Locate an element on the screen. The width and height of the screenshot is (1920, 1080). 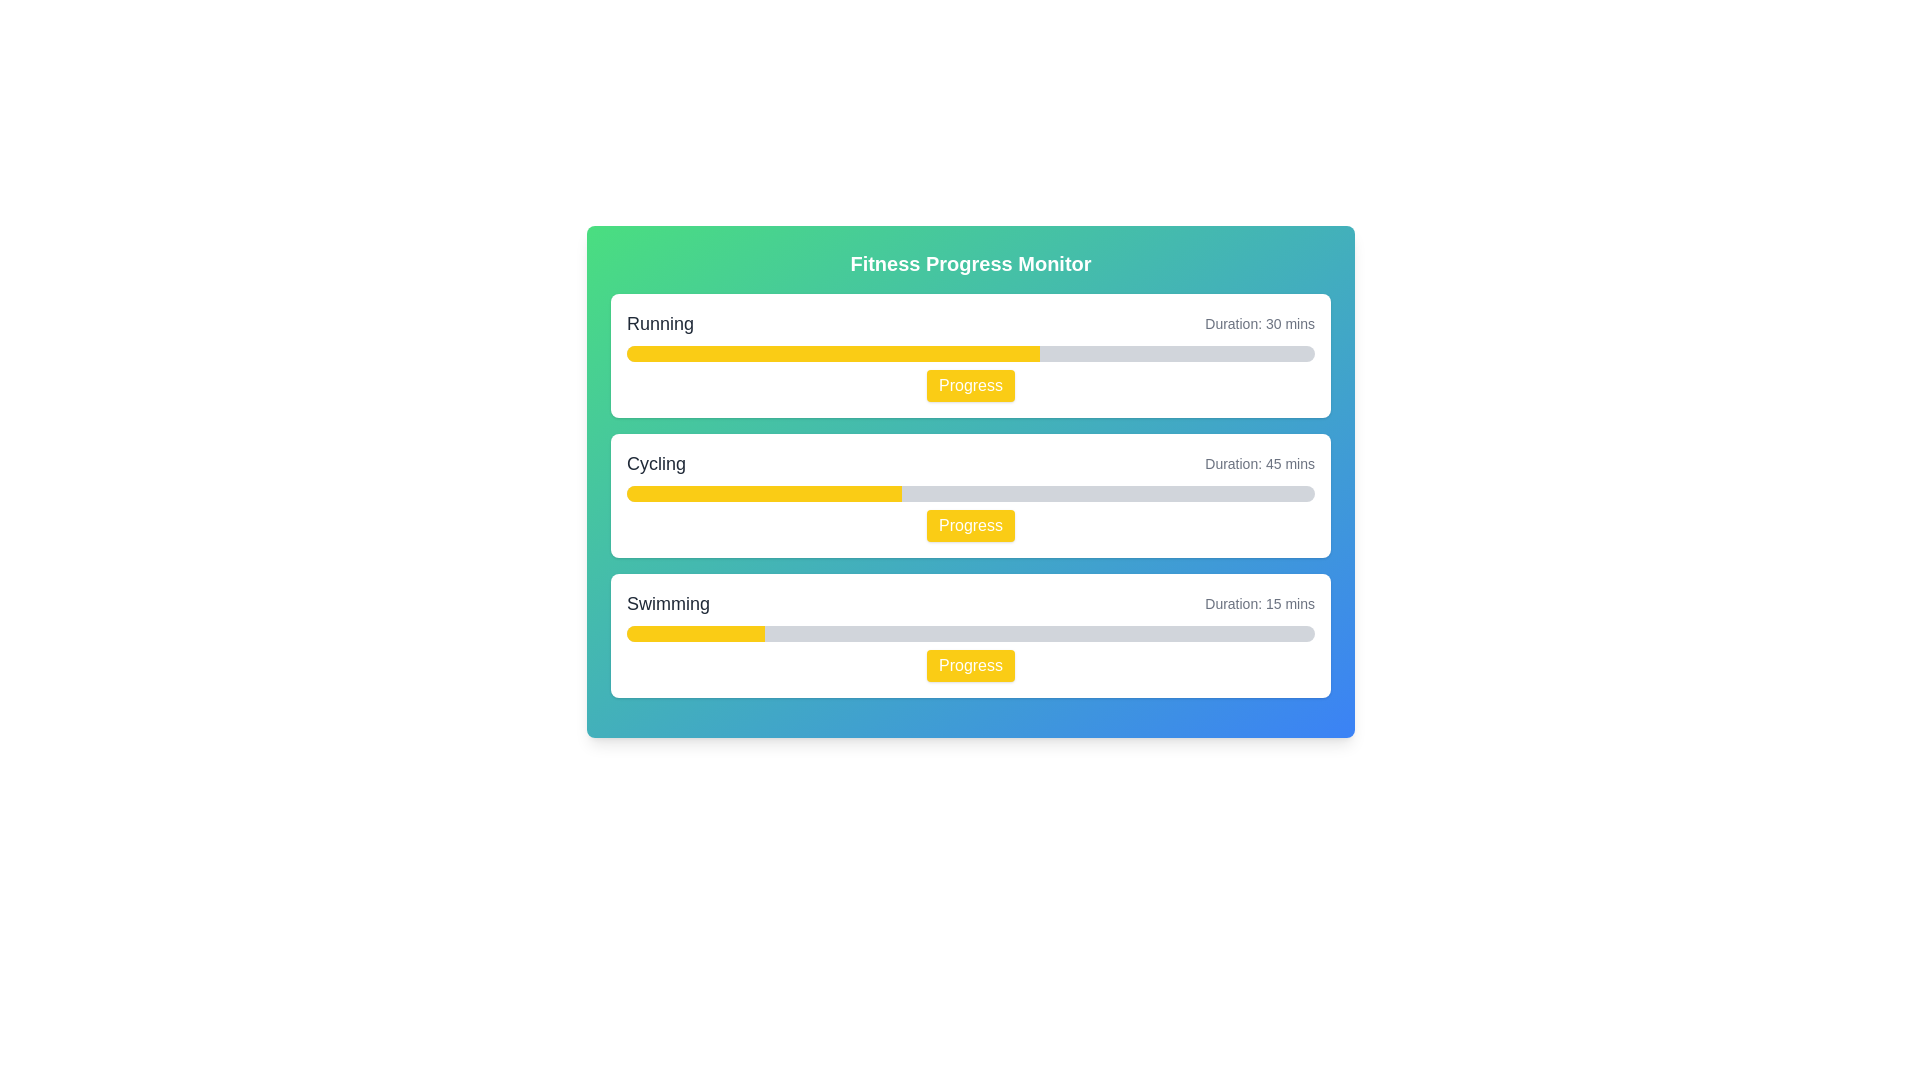
text label that identifies the activity as 'Swimming', located in the upper-left corner of the third card in a vertical sequence is located at coordinates (668, 603).